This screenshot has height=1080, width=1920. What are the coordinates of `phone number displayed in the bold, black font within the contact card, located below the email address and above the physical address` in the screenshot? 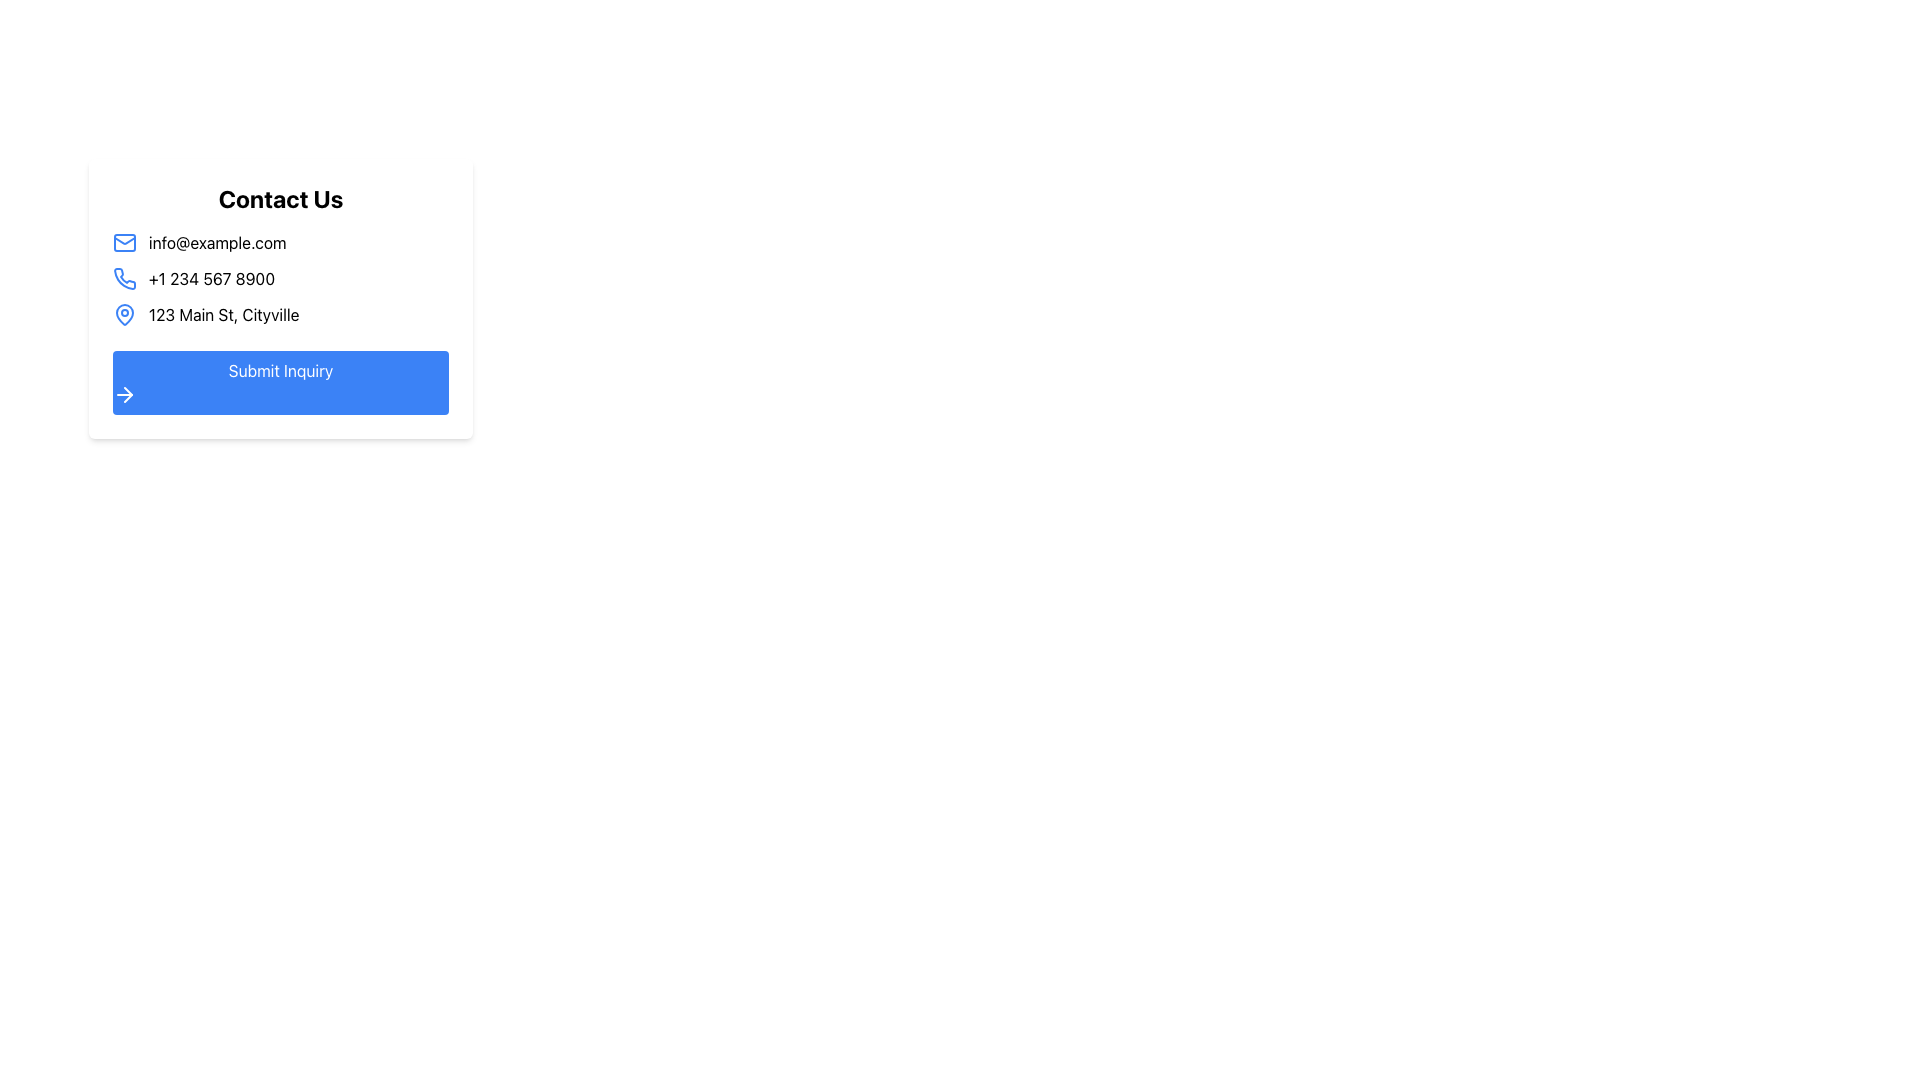 It's located at (211, 278).